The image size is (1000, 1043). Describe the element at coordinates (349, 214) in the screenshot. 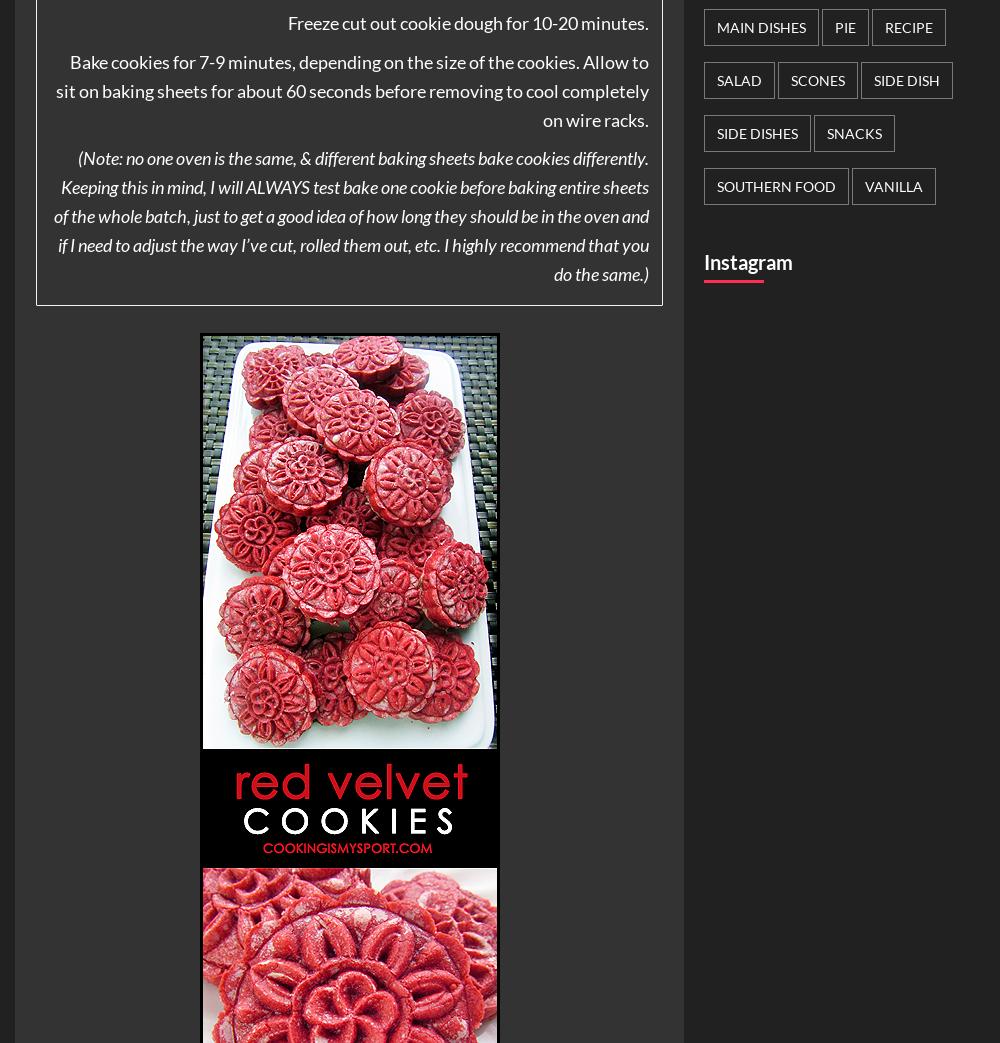

I see `'(Note: no one oven is the same, & different baking sheets bake cookies differently. Keeping this in mind, I will ALWAYS test bake one cookie before baking entire sheets of the whole batch, just to get a good idea of how long they should be in the oven and if I need to adjust the way I’ve cut, rolled them out, etc. I highly recommend that you do the same.)'` at that location.